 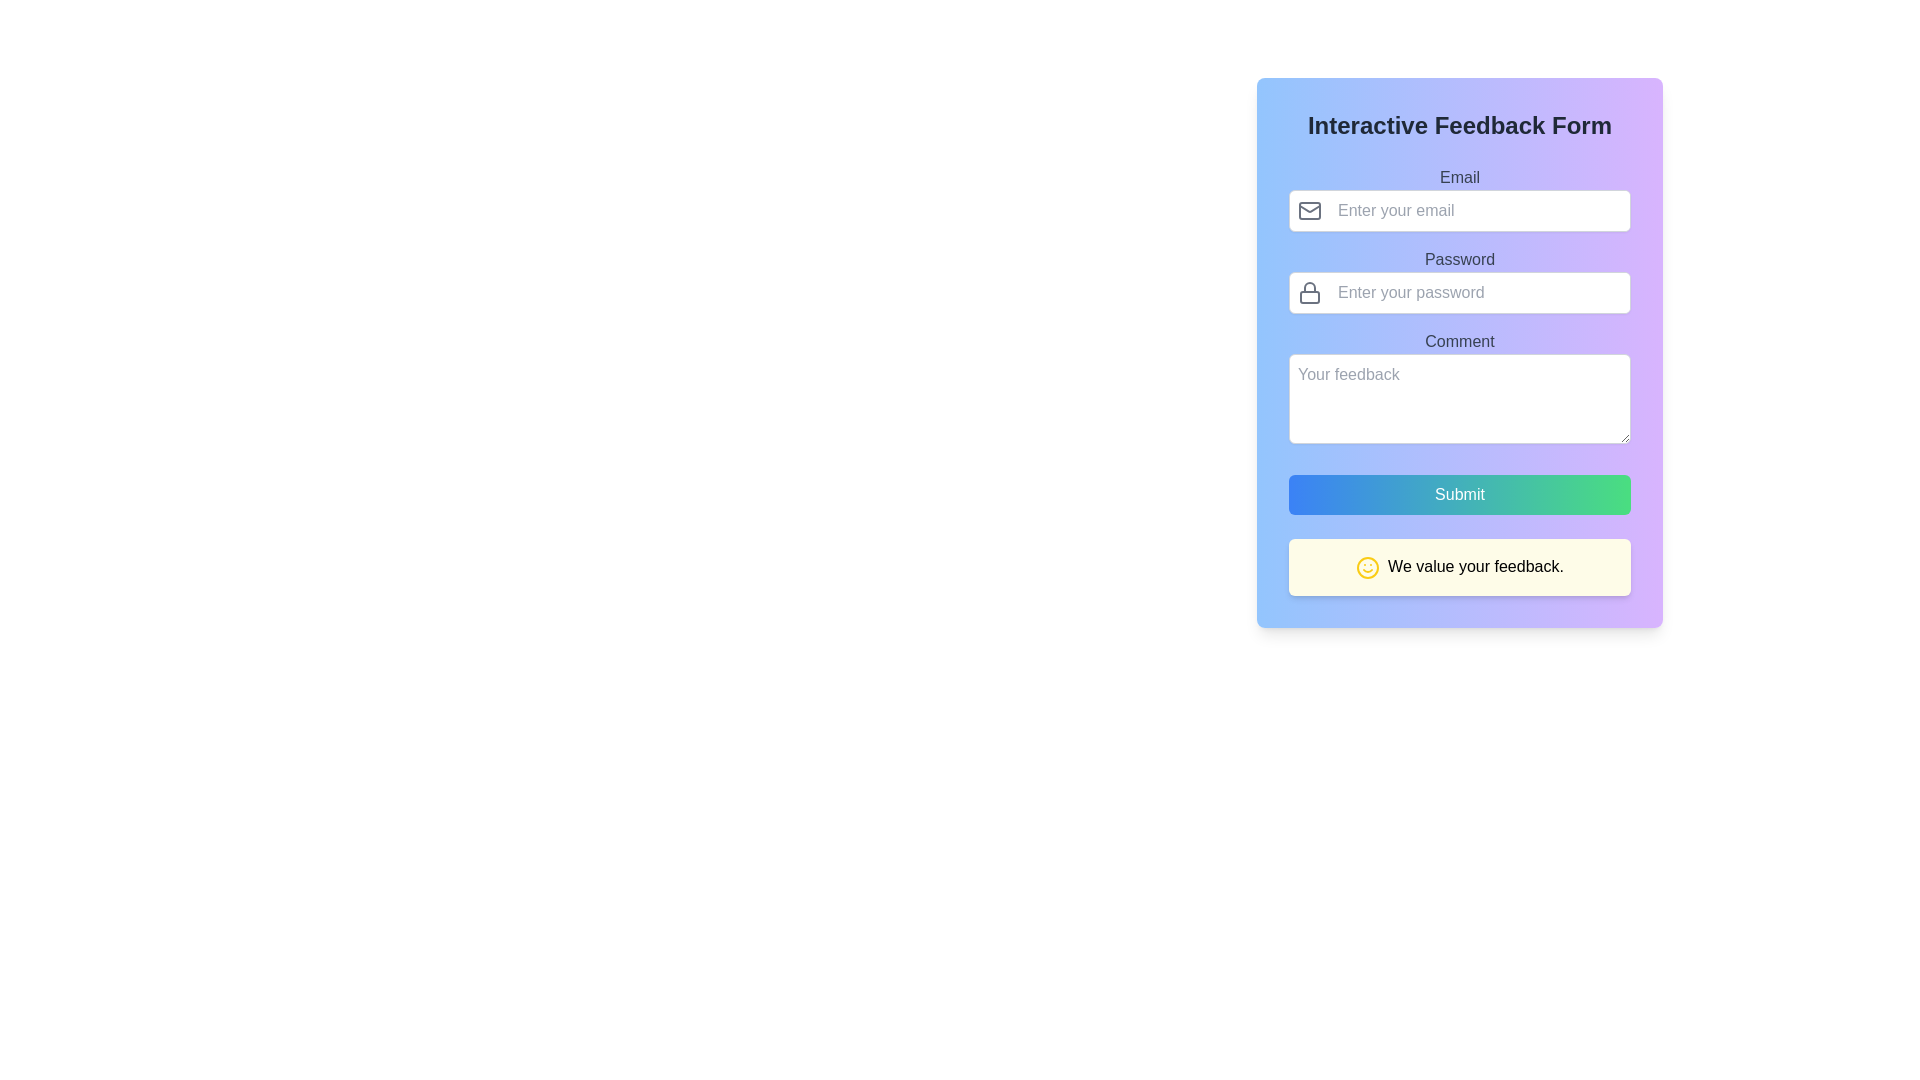 What do you see at coordinates (1459, 341) in the screenshot?
I see `the text label displaying 'Comment' in dark gray color, which is positioned above the 'Your feedback' multi-line text input field` at bounding box center [1459, 341].